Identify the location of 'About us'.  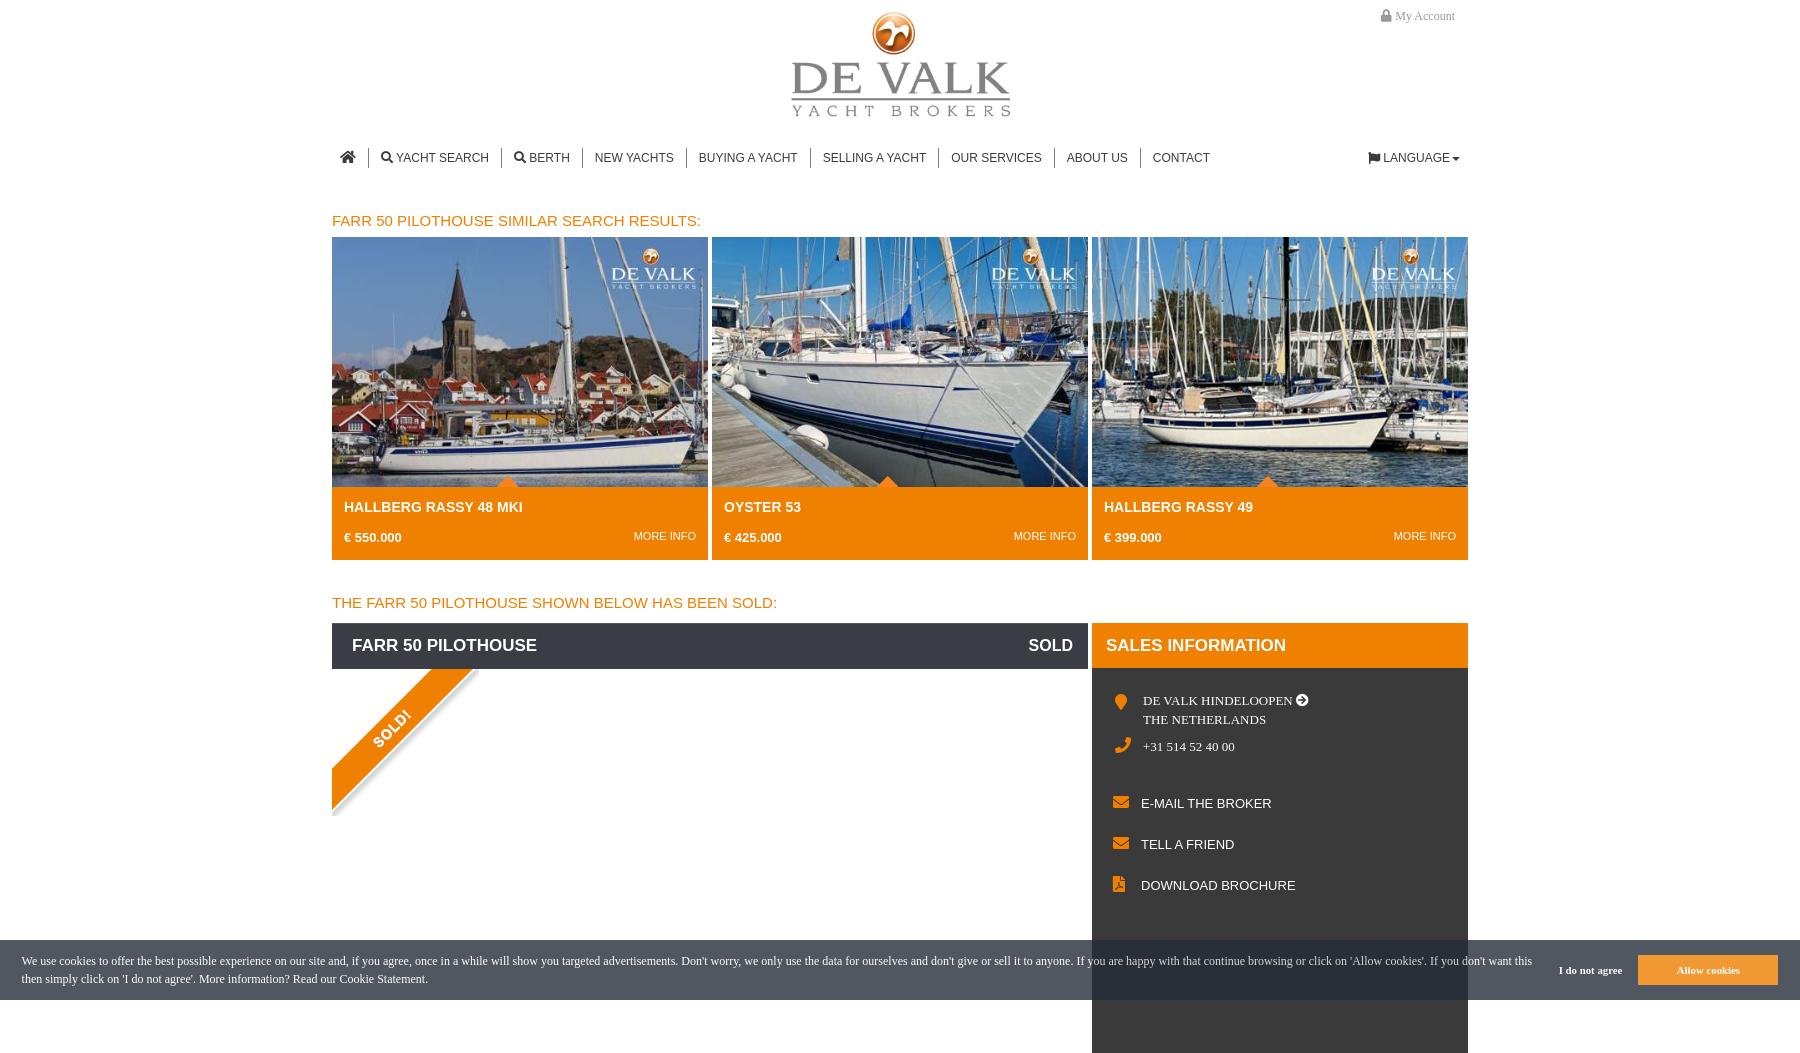
(1065, 156).